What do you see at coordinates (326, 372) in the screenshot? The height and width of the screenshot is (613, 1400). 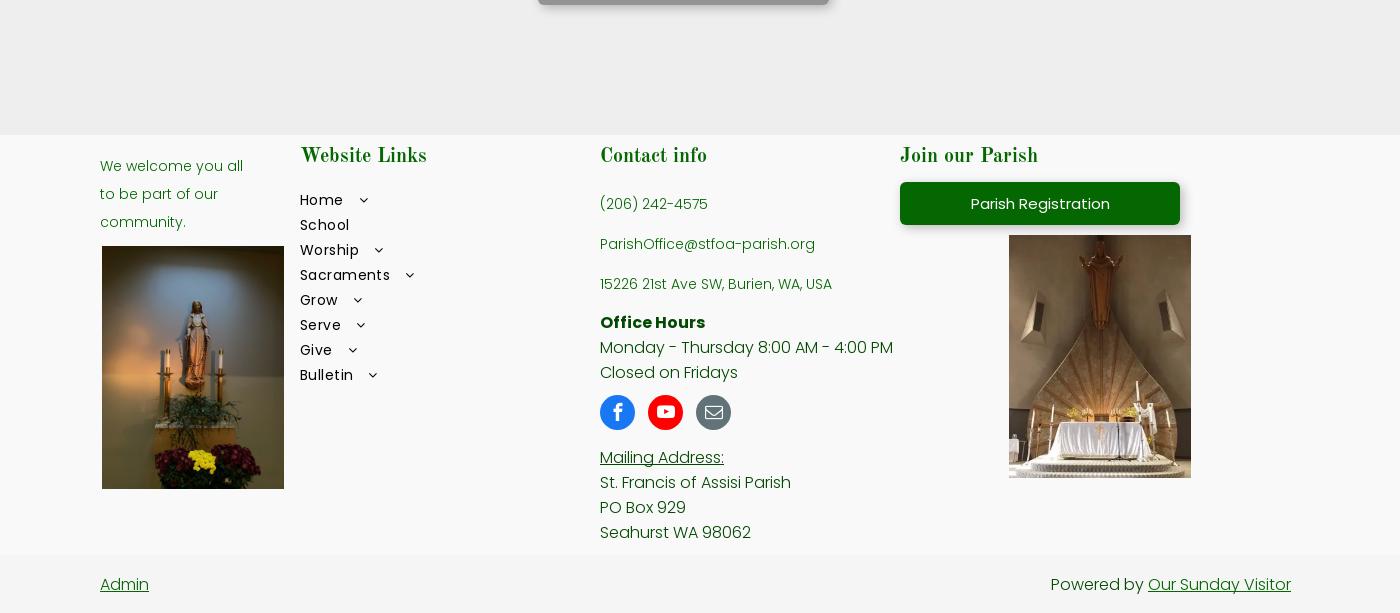 I see `'Bulletin'` at bounding box center [326, 372].